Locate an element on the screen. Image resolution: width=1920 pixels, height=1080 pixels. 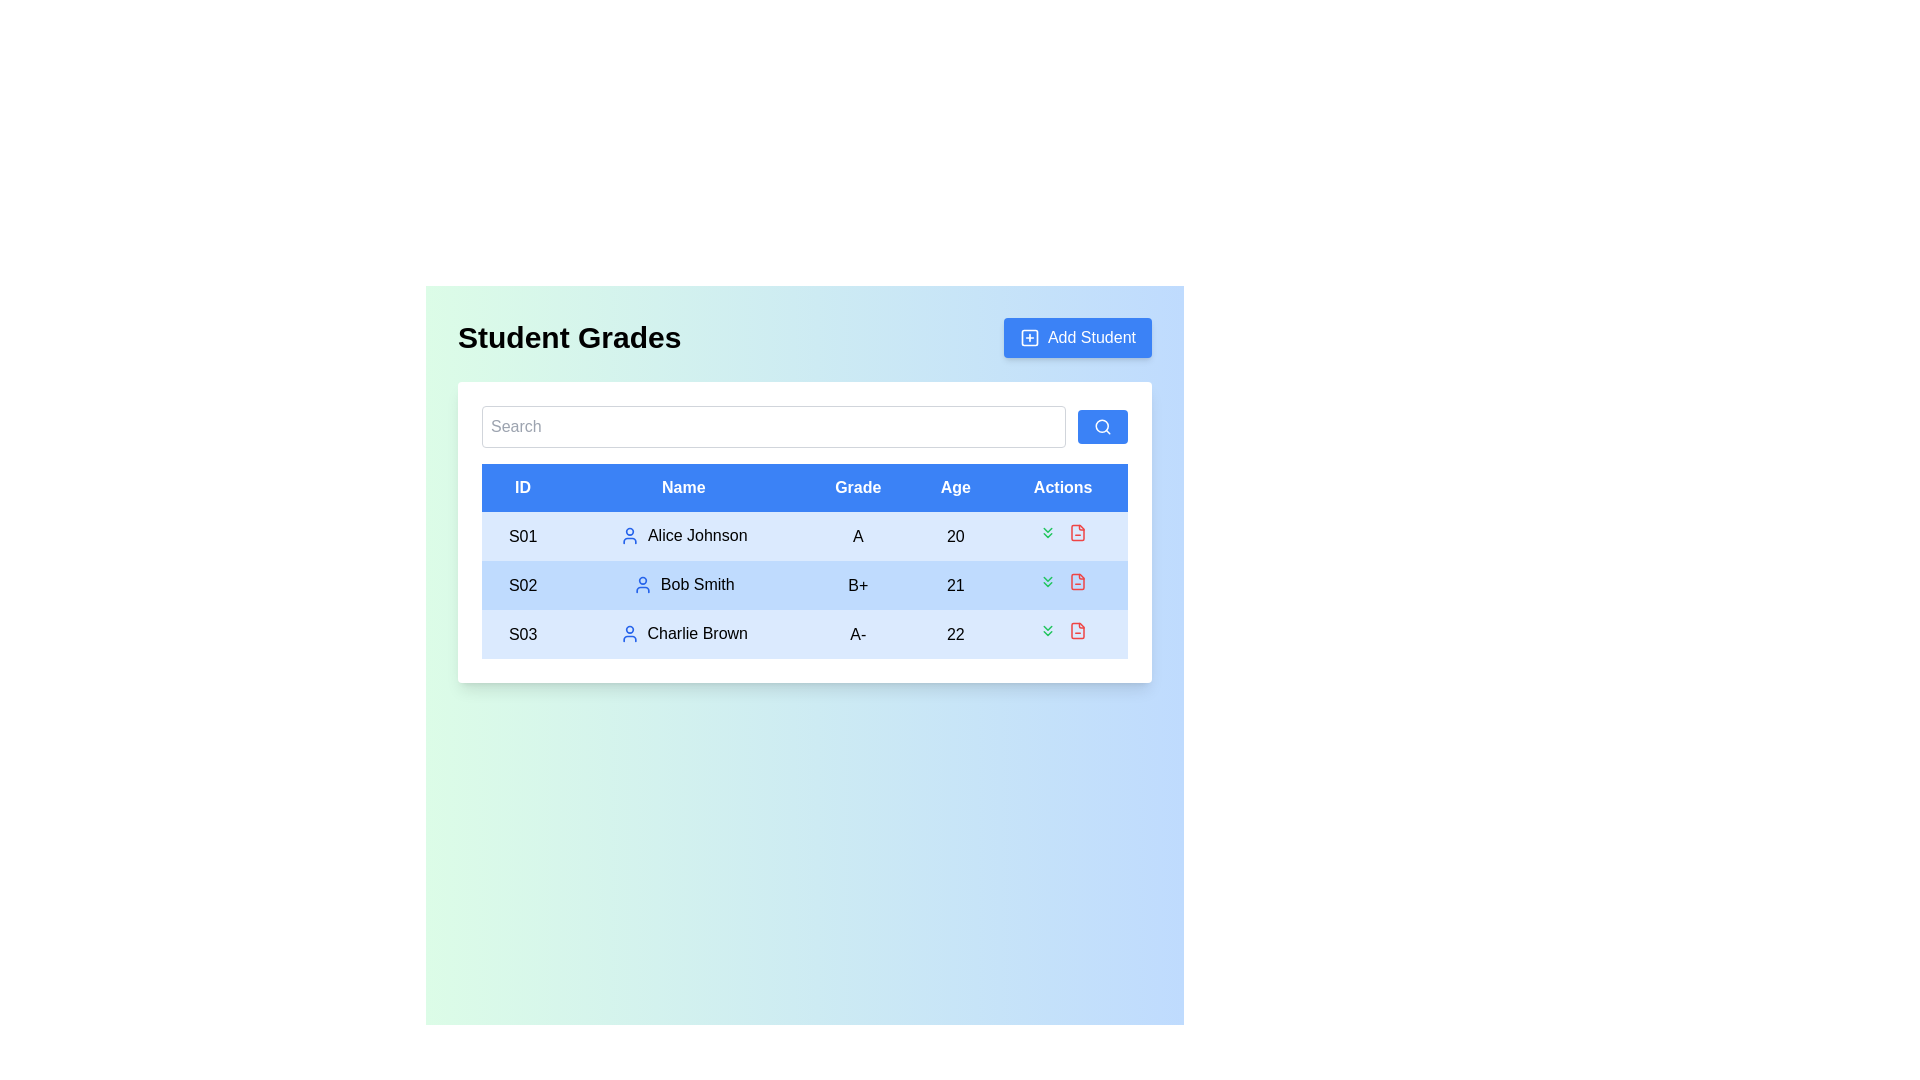
the details of the student name element displaying 'Alice Johnson' in the first row of the table, located in the 'Name' column adjacent to 'S01' in the 'ID' column and 'A' in the 'Grade' column is located at coordinates (683, 535).